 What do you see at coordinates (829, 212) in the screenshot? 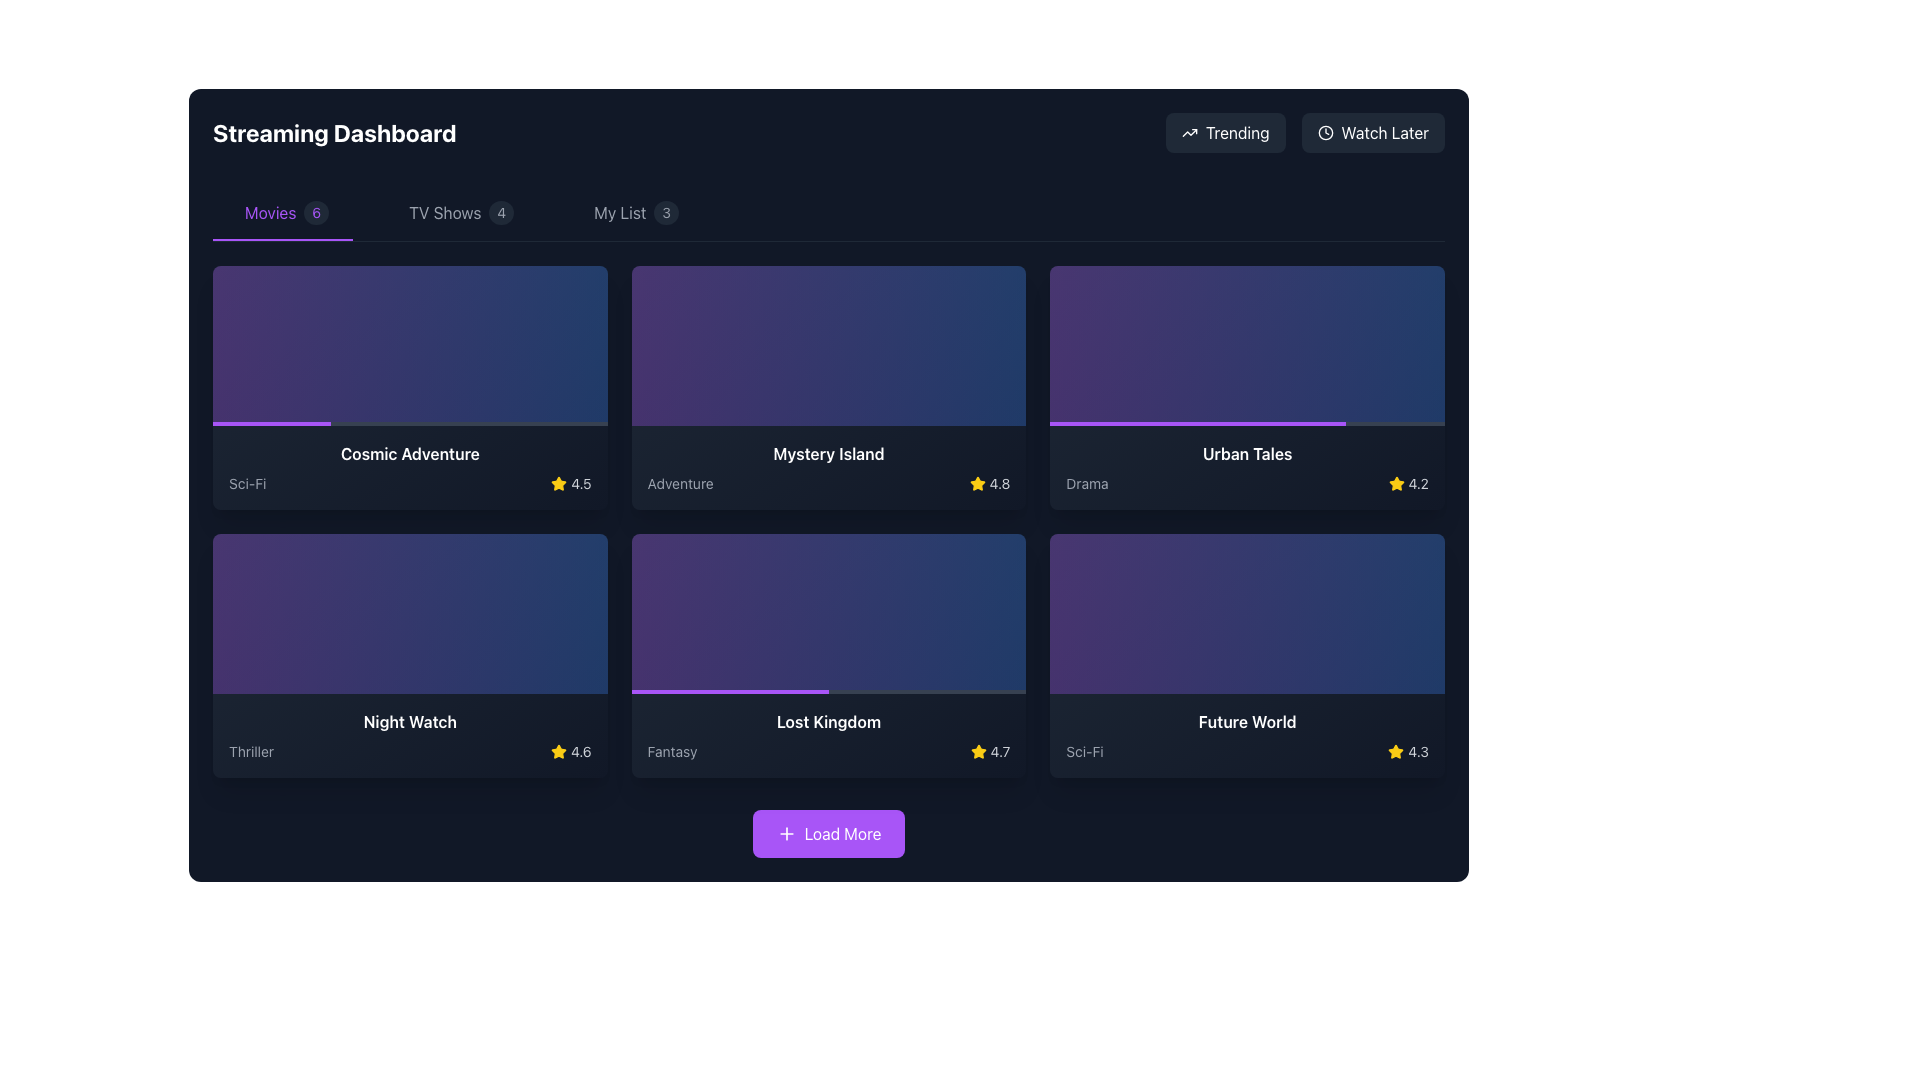
I see `the 'Movies', 'TV Shows', or 'My List' item in the Navigation bar to filter content accordingly` at bounding box center [829, 212].